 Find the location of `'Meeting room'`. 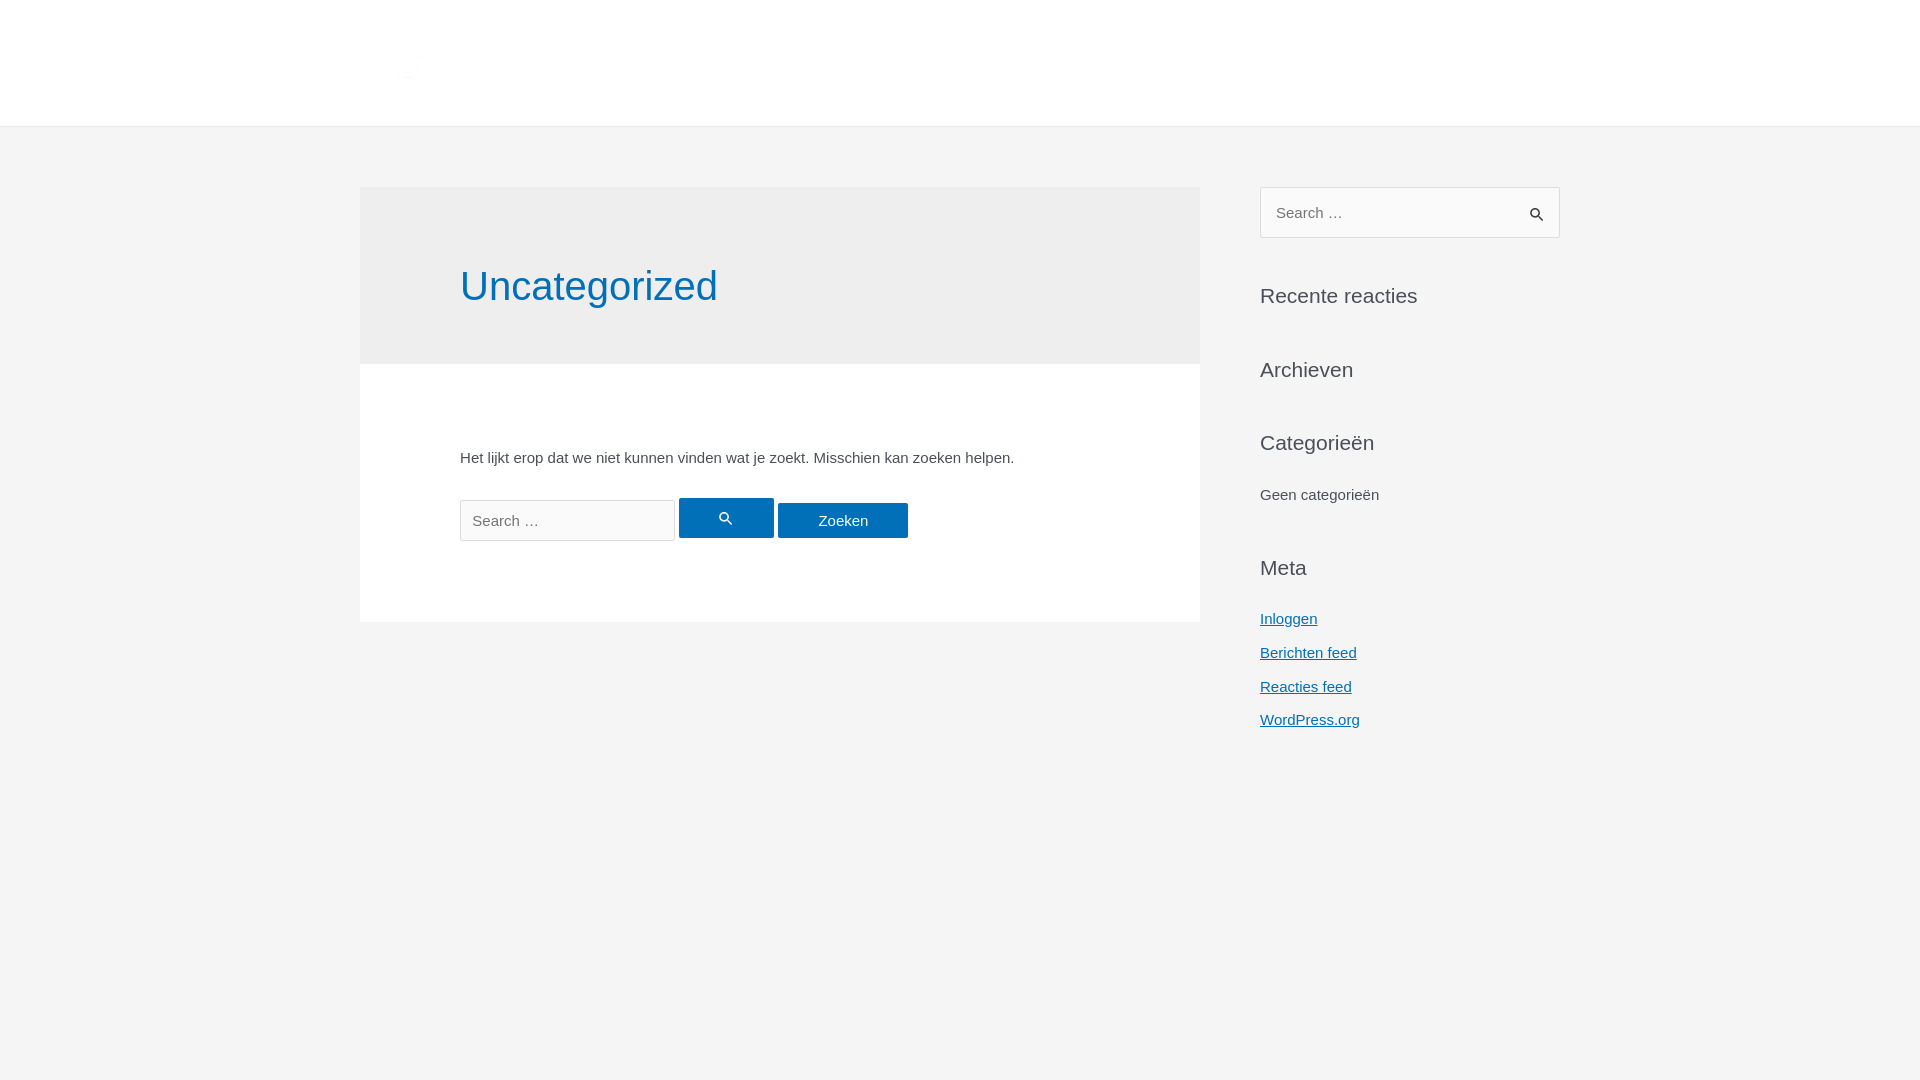

'Meeting room' is located at coordinates (1060, 61).